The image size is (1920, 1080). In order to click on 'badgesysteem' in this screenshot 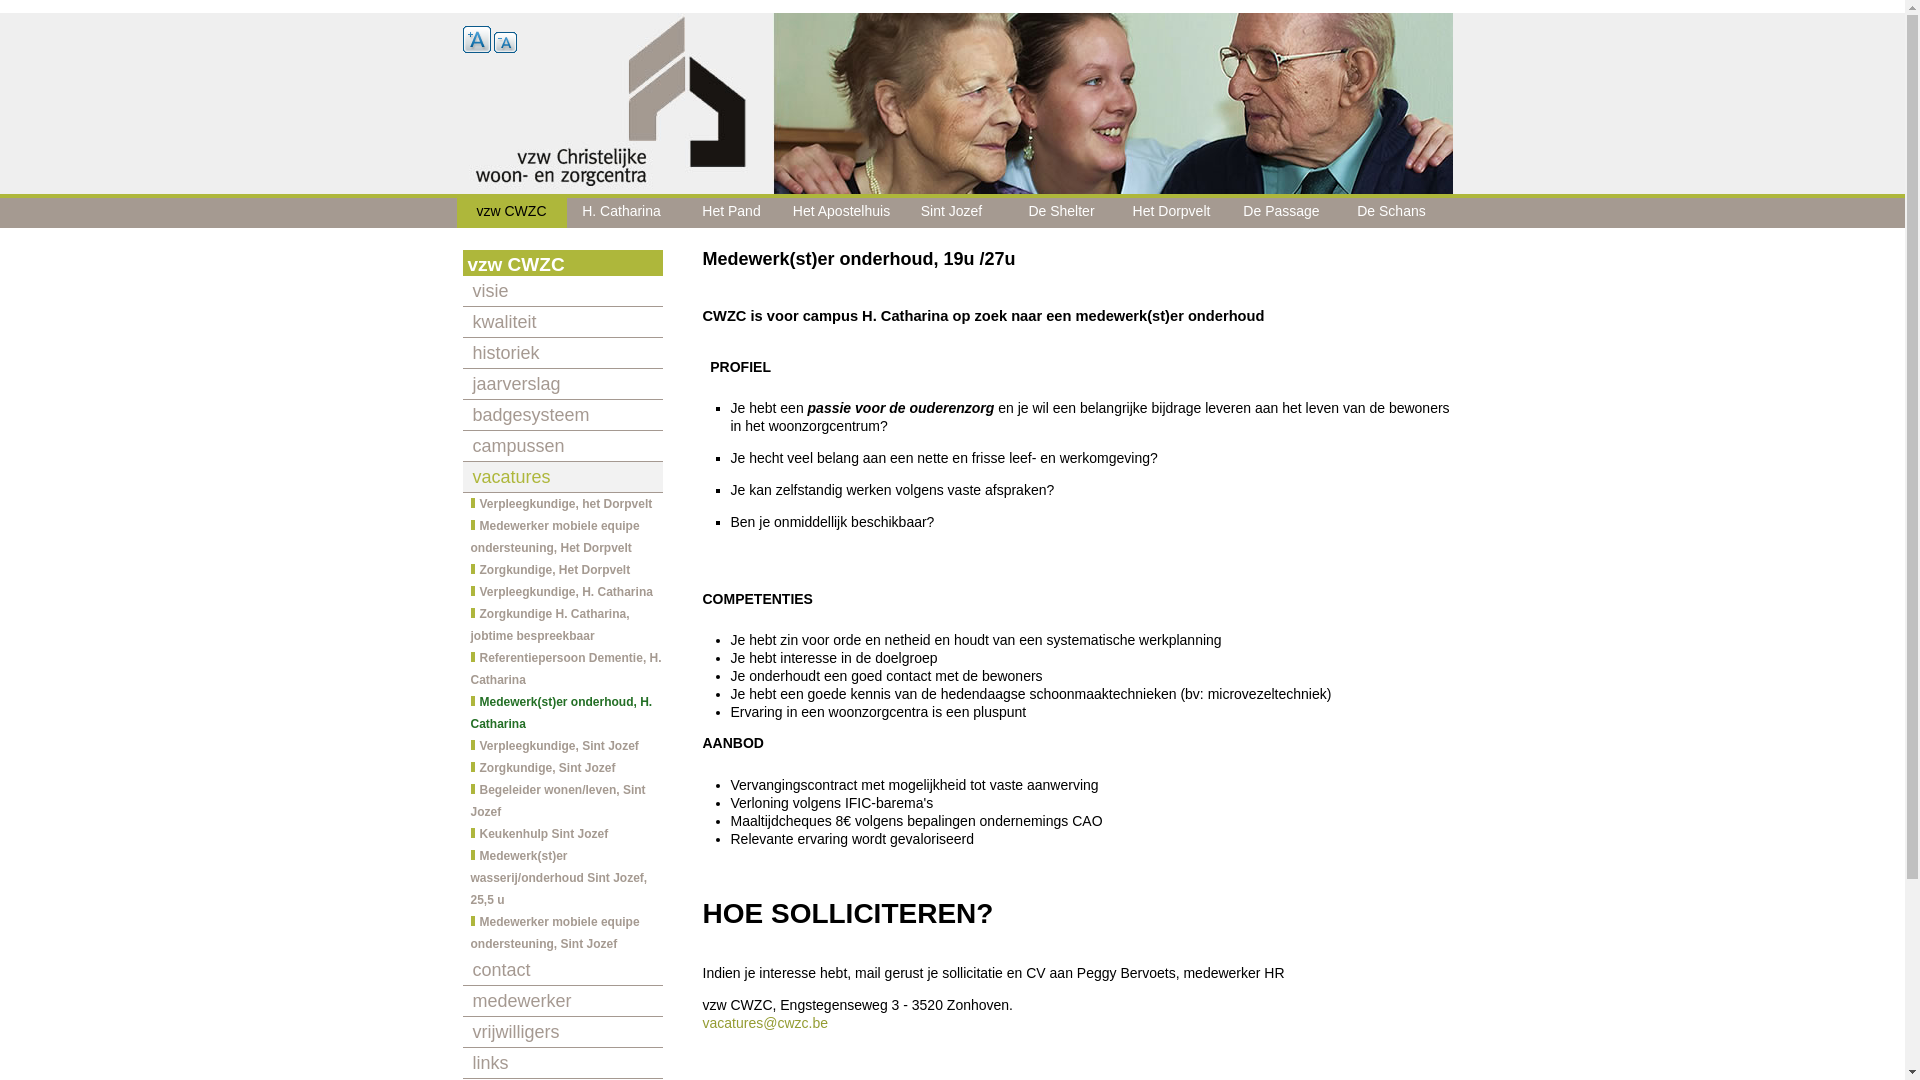, I will do `click(560, 414)`.